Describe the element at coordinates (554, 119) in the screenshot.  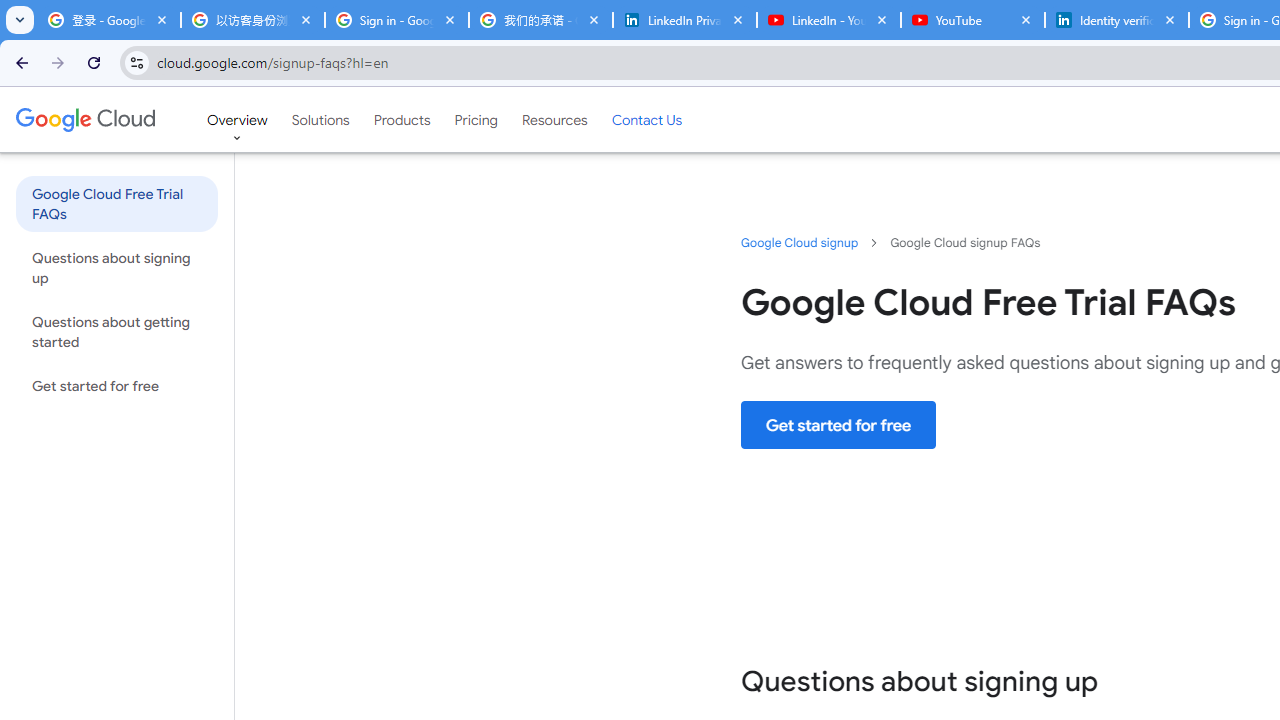
I see `'Resources'` at that location.